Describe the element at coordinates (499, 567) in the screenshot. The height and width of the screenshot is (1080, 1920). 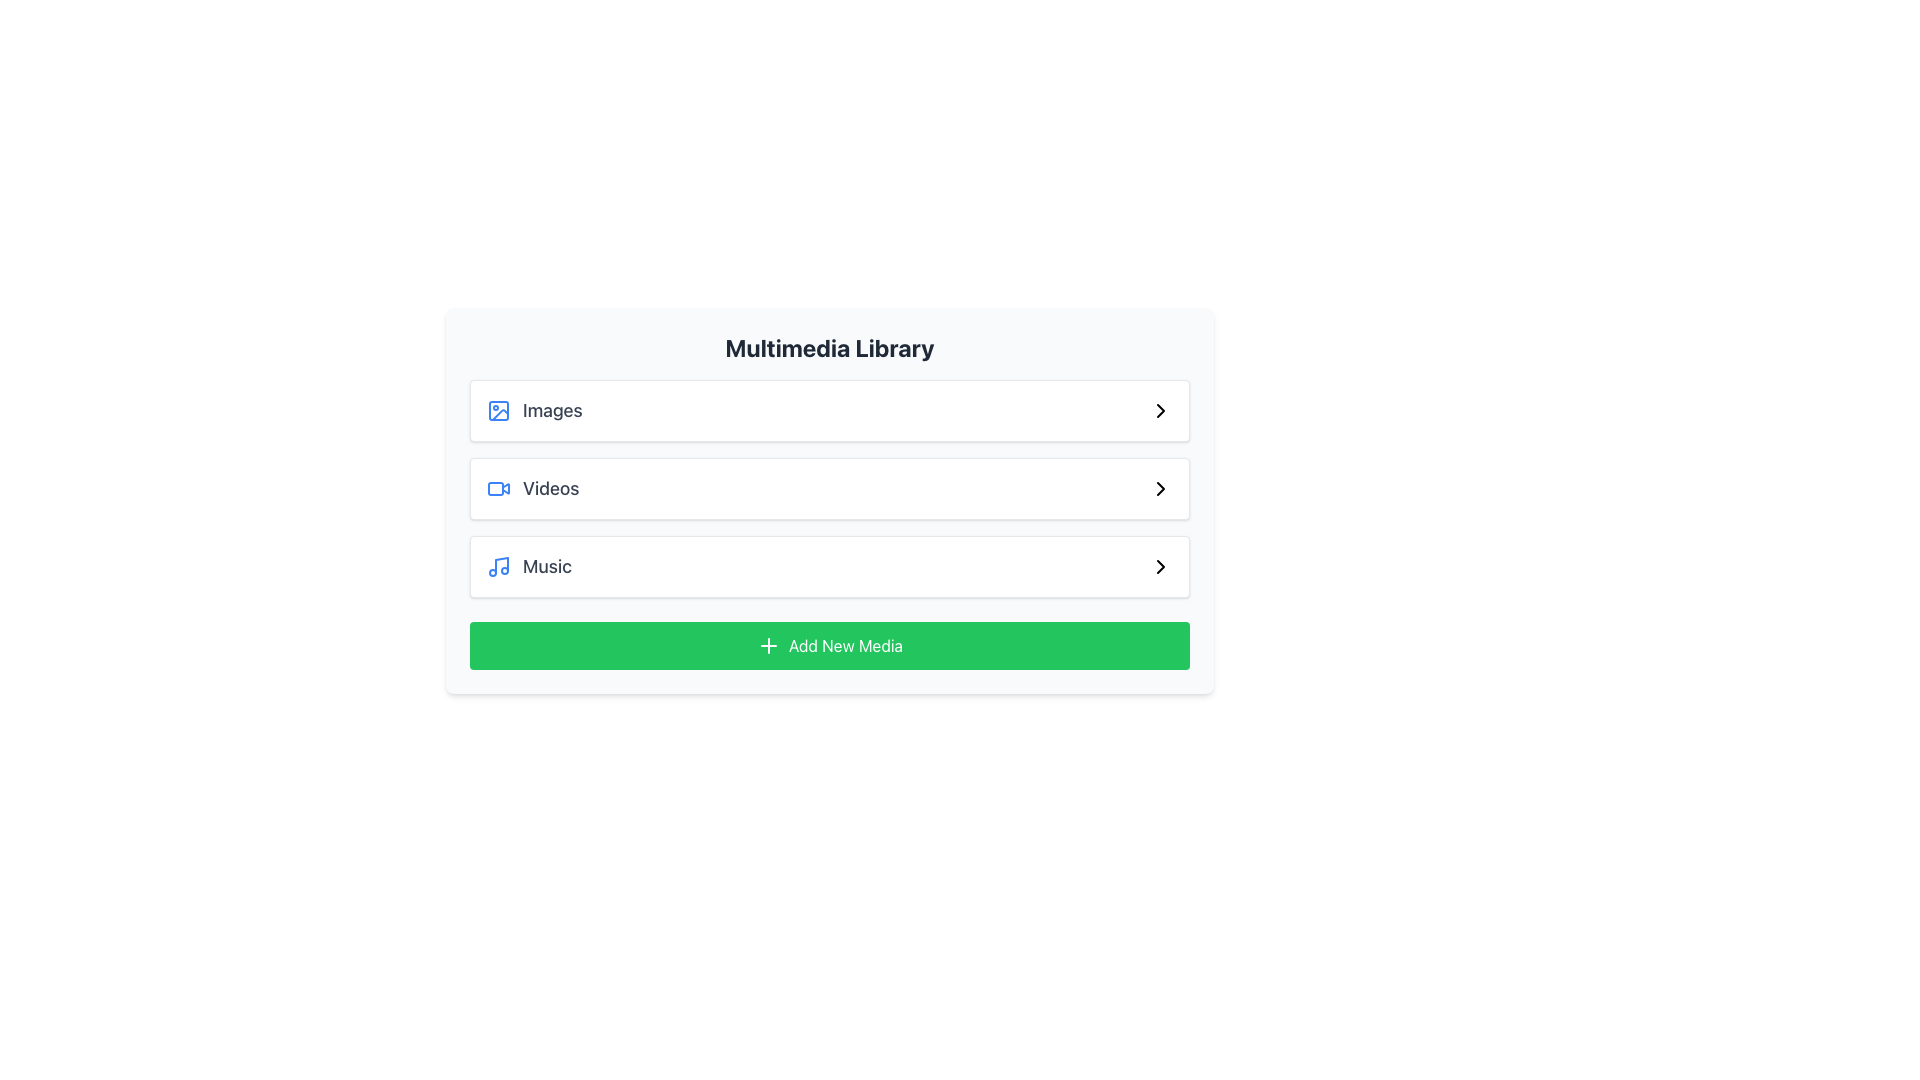
I see `the blue music icon, which is represented by a note and is located near the left side of the 'Music' option in the 'Multimedia Library' interface` at that location.